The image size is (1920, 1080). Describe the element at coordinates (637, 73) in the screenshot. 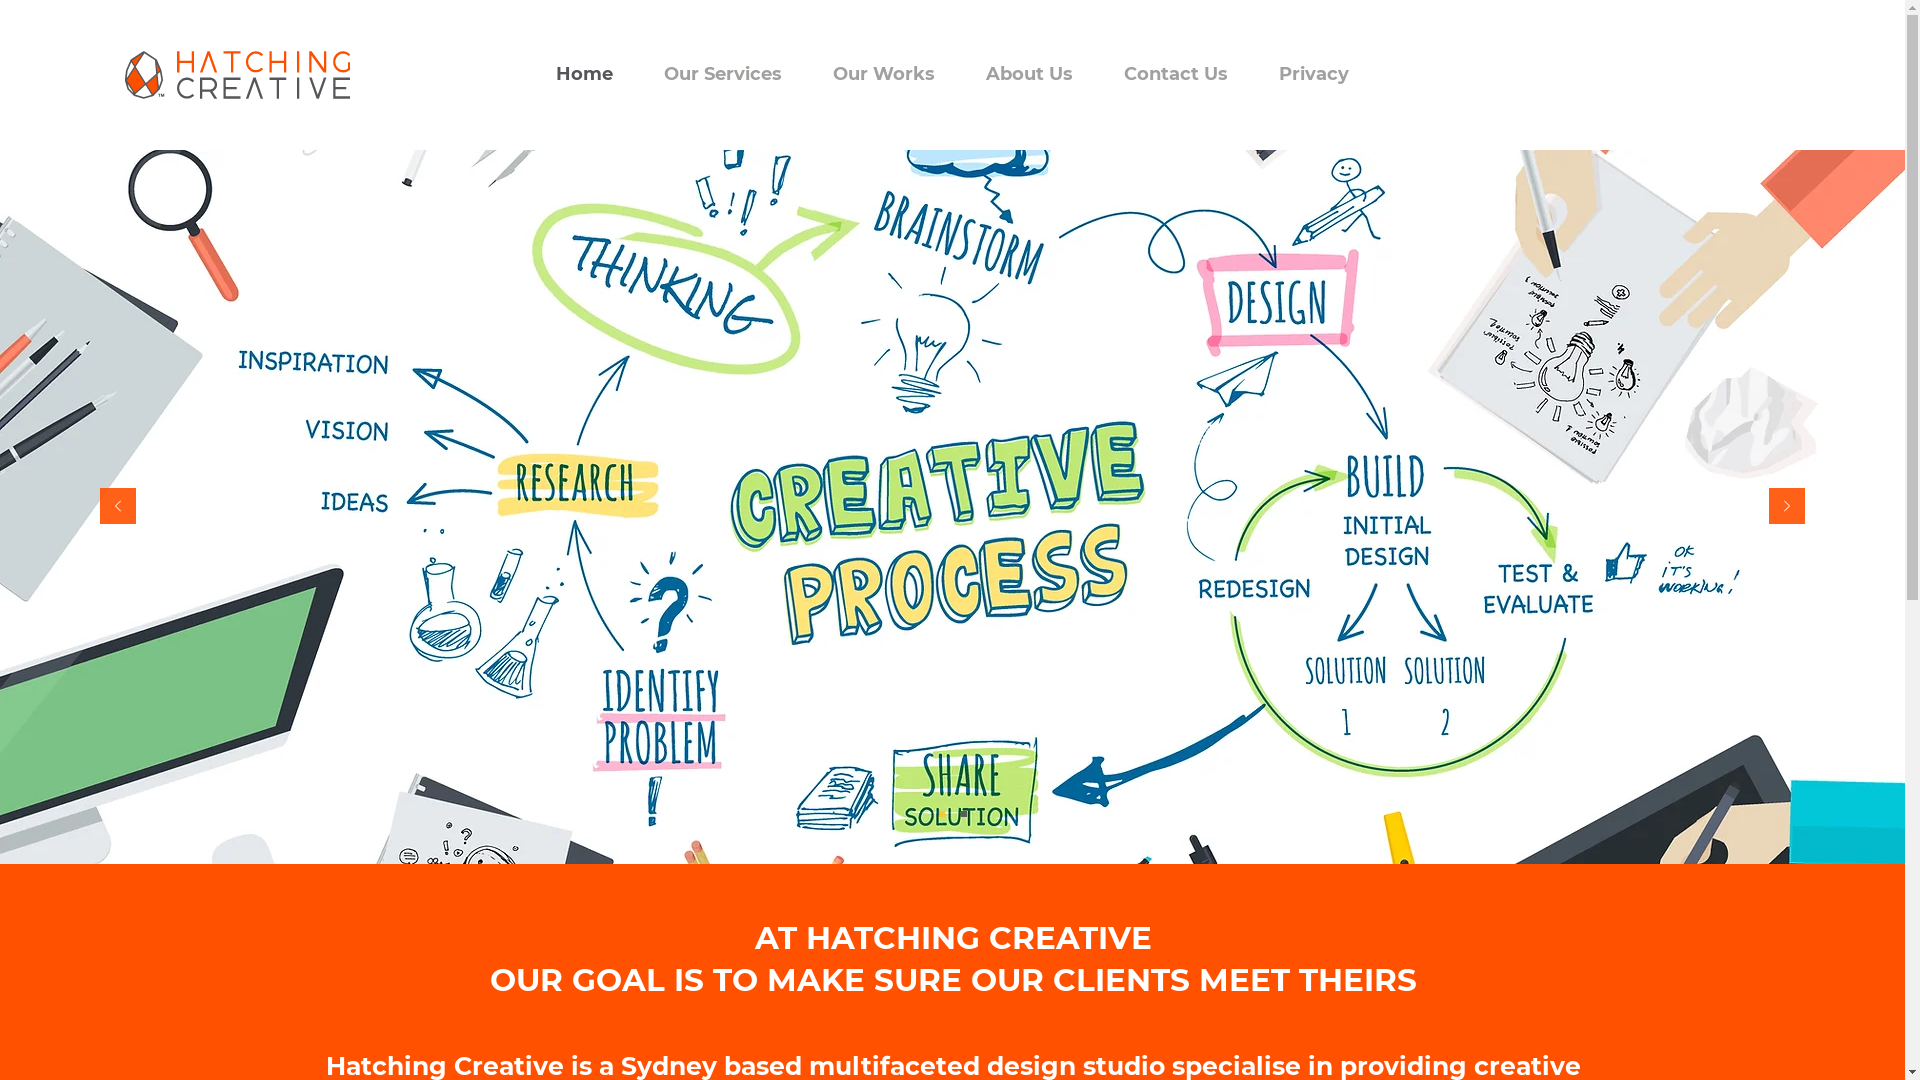

I see `'Our Services'` at that location.